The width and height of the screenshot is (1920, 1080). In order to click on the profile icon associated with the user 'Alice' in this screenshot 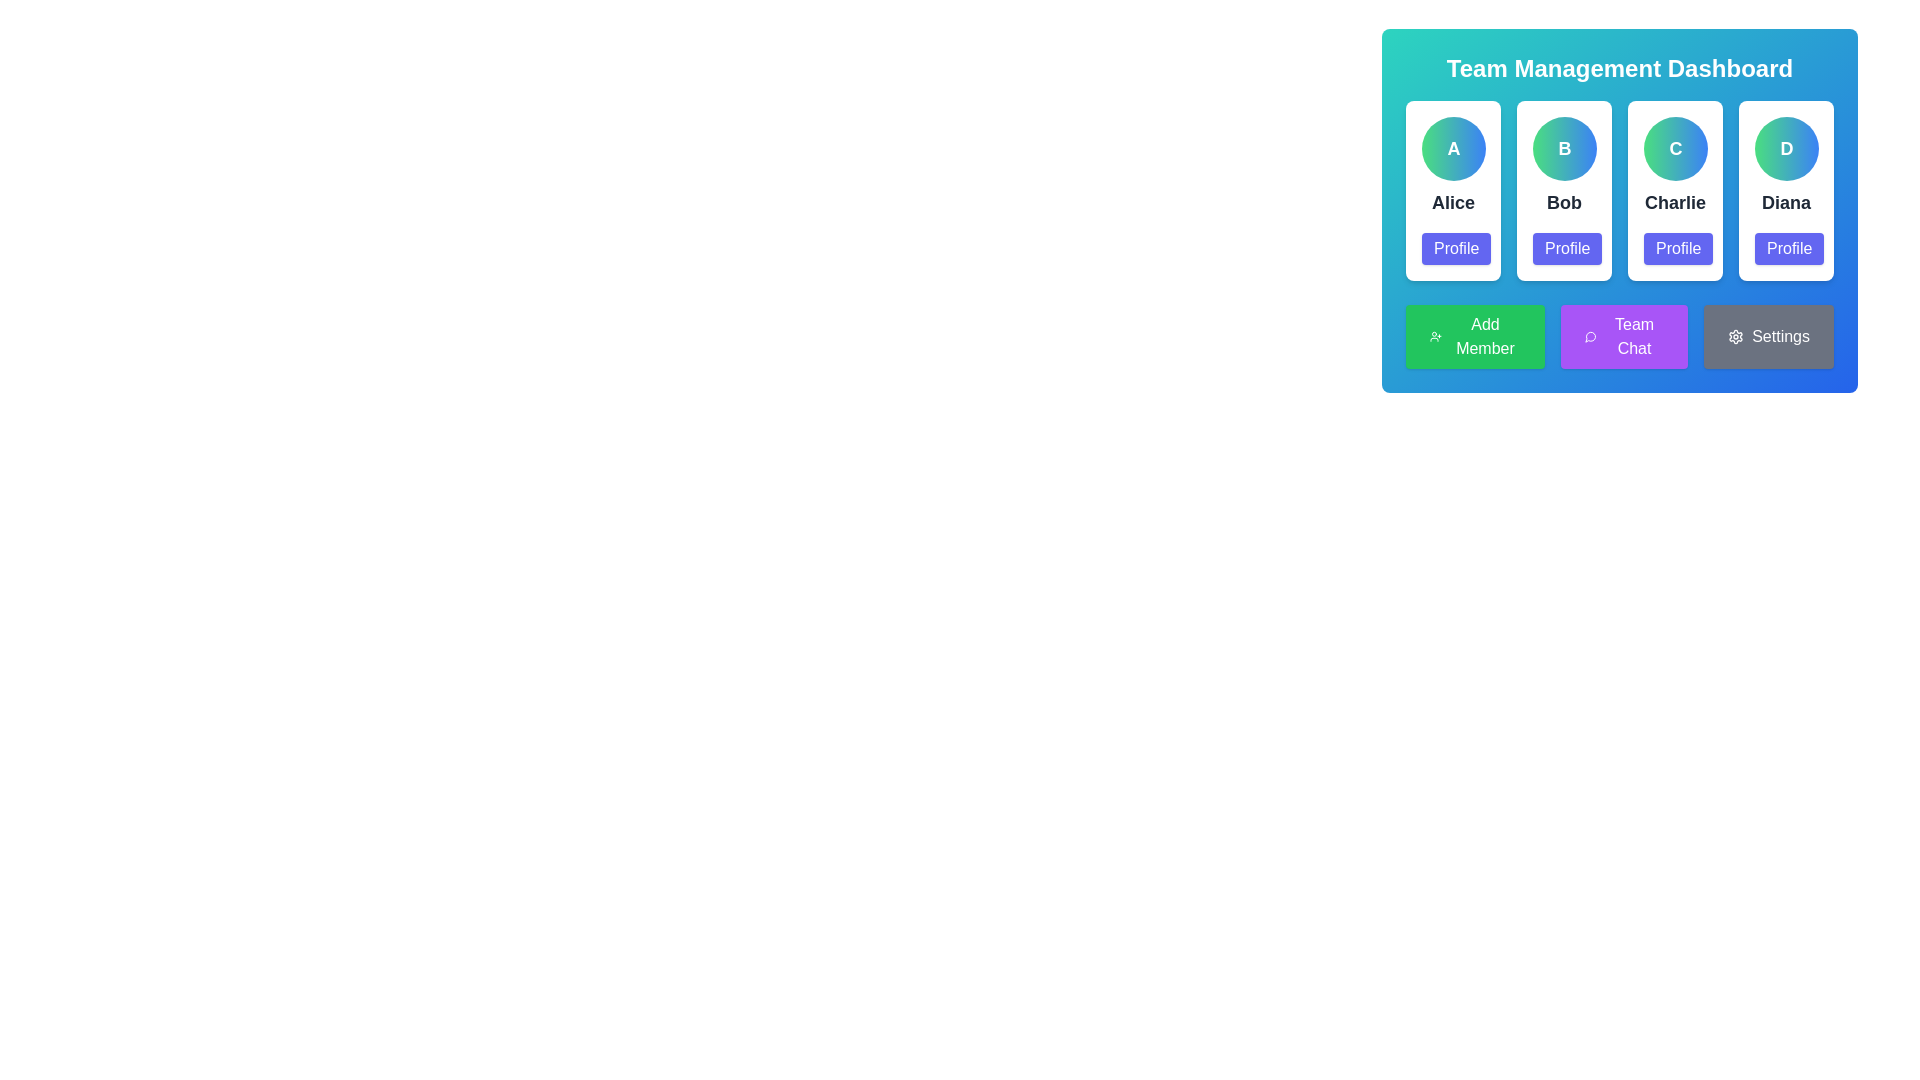, I will do `click(1454, 148)`.